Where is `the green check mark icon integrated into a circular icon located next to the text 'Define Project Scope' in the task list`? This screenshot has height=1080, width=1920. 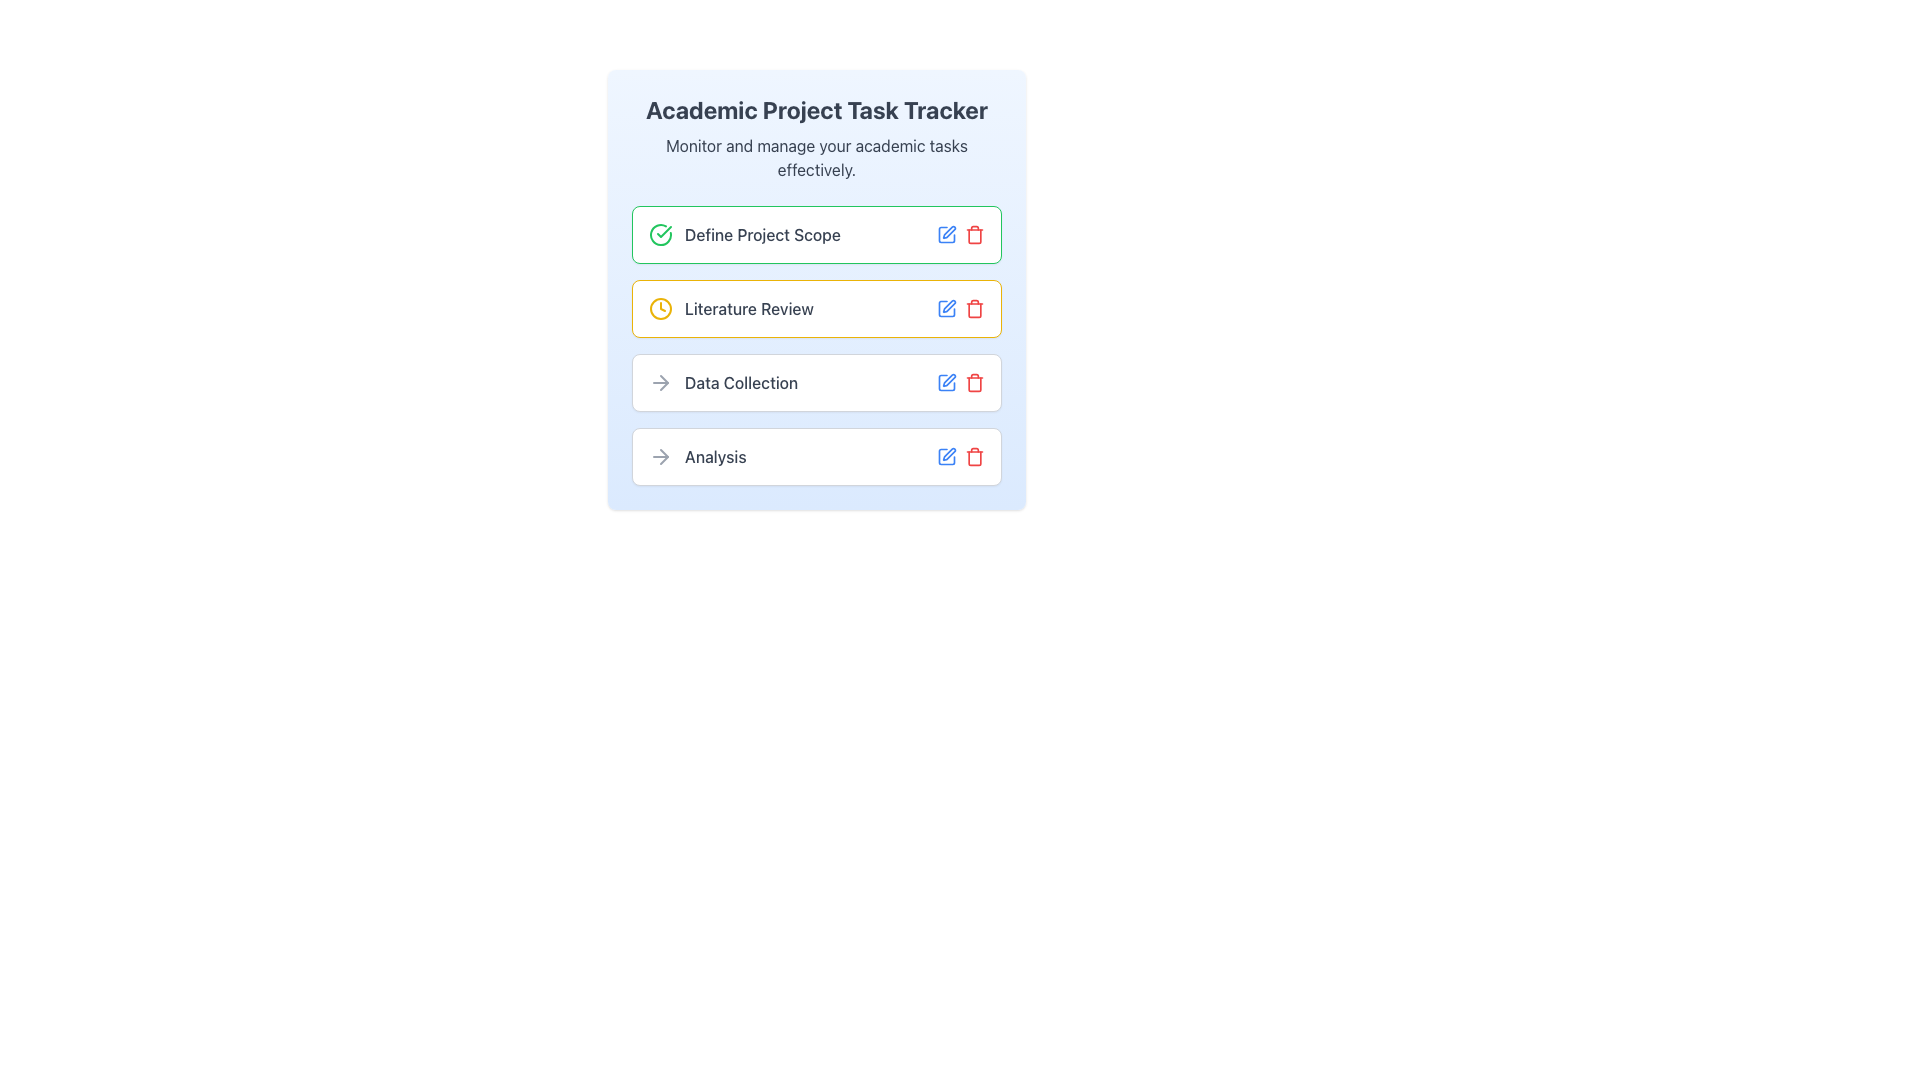
the green check mark icon integrated into a circular icon located next to the text 'Define Project Scope' in the task list is located at coordinates (664, 230).